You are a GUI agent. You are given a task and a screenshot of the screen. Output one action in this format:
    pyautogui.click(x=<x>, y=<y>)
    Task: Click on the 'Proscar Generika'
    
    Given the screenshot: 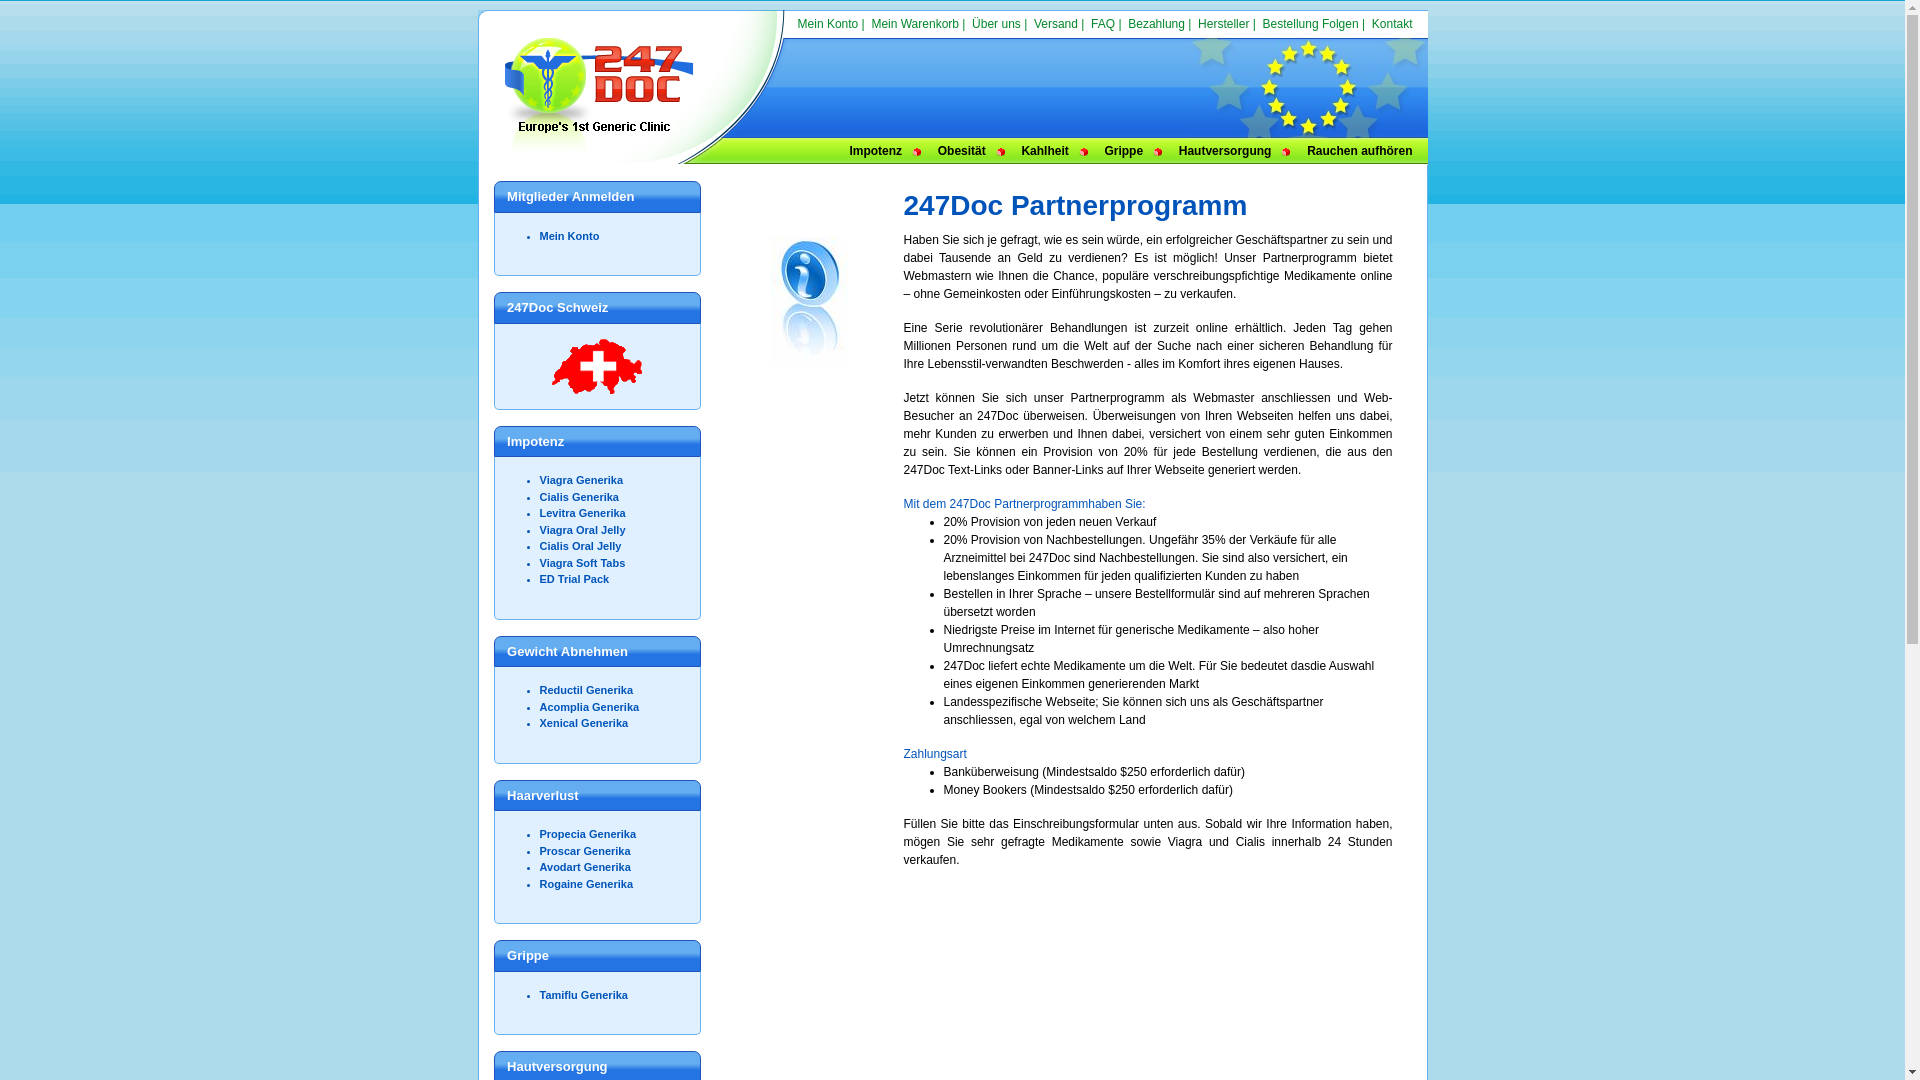 What is the action you would take?
    pyautogui.click(x=584, y=849)
    